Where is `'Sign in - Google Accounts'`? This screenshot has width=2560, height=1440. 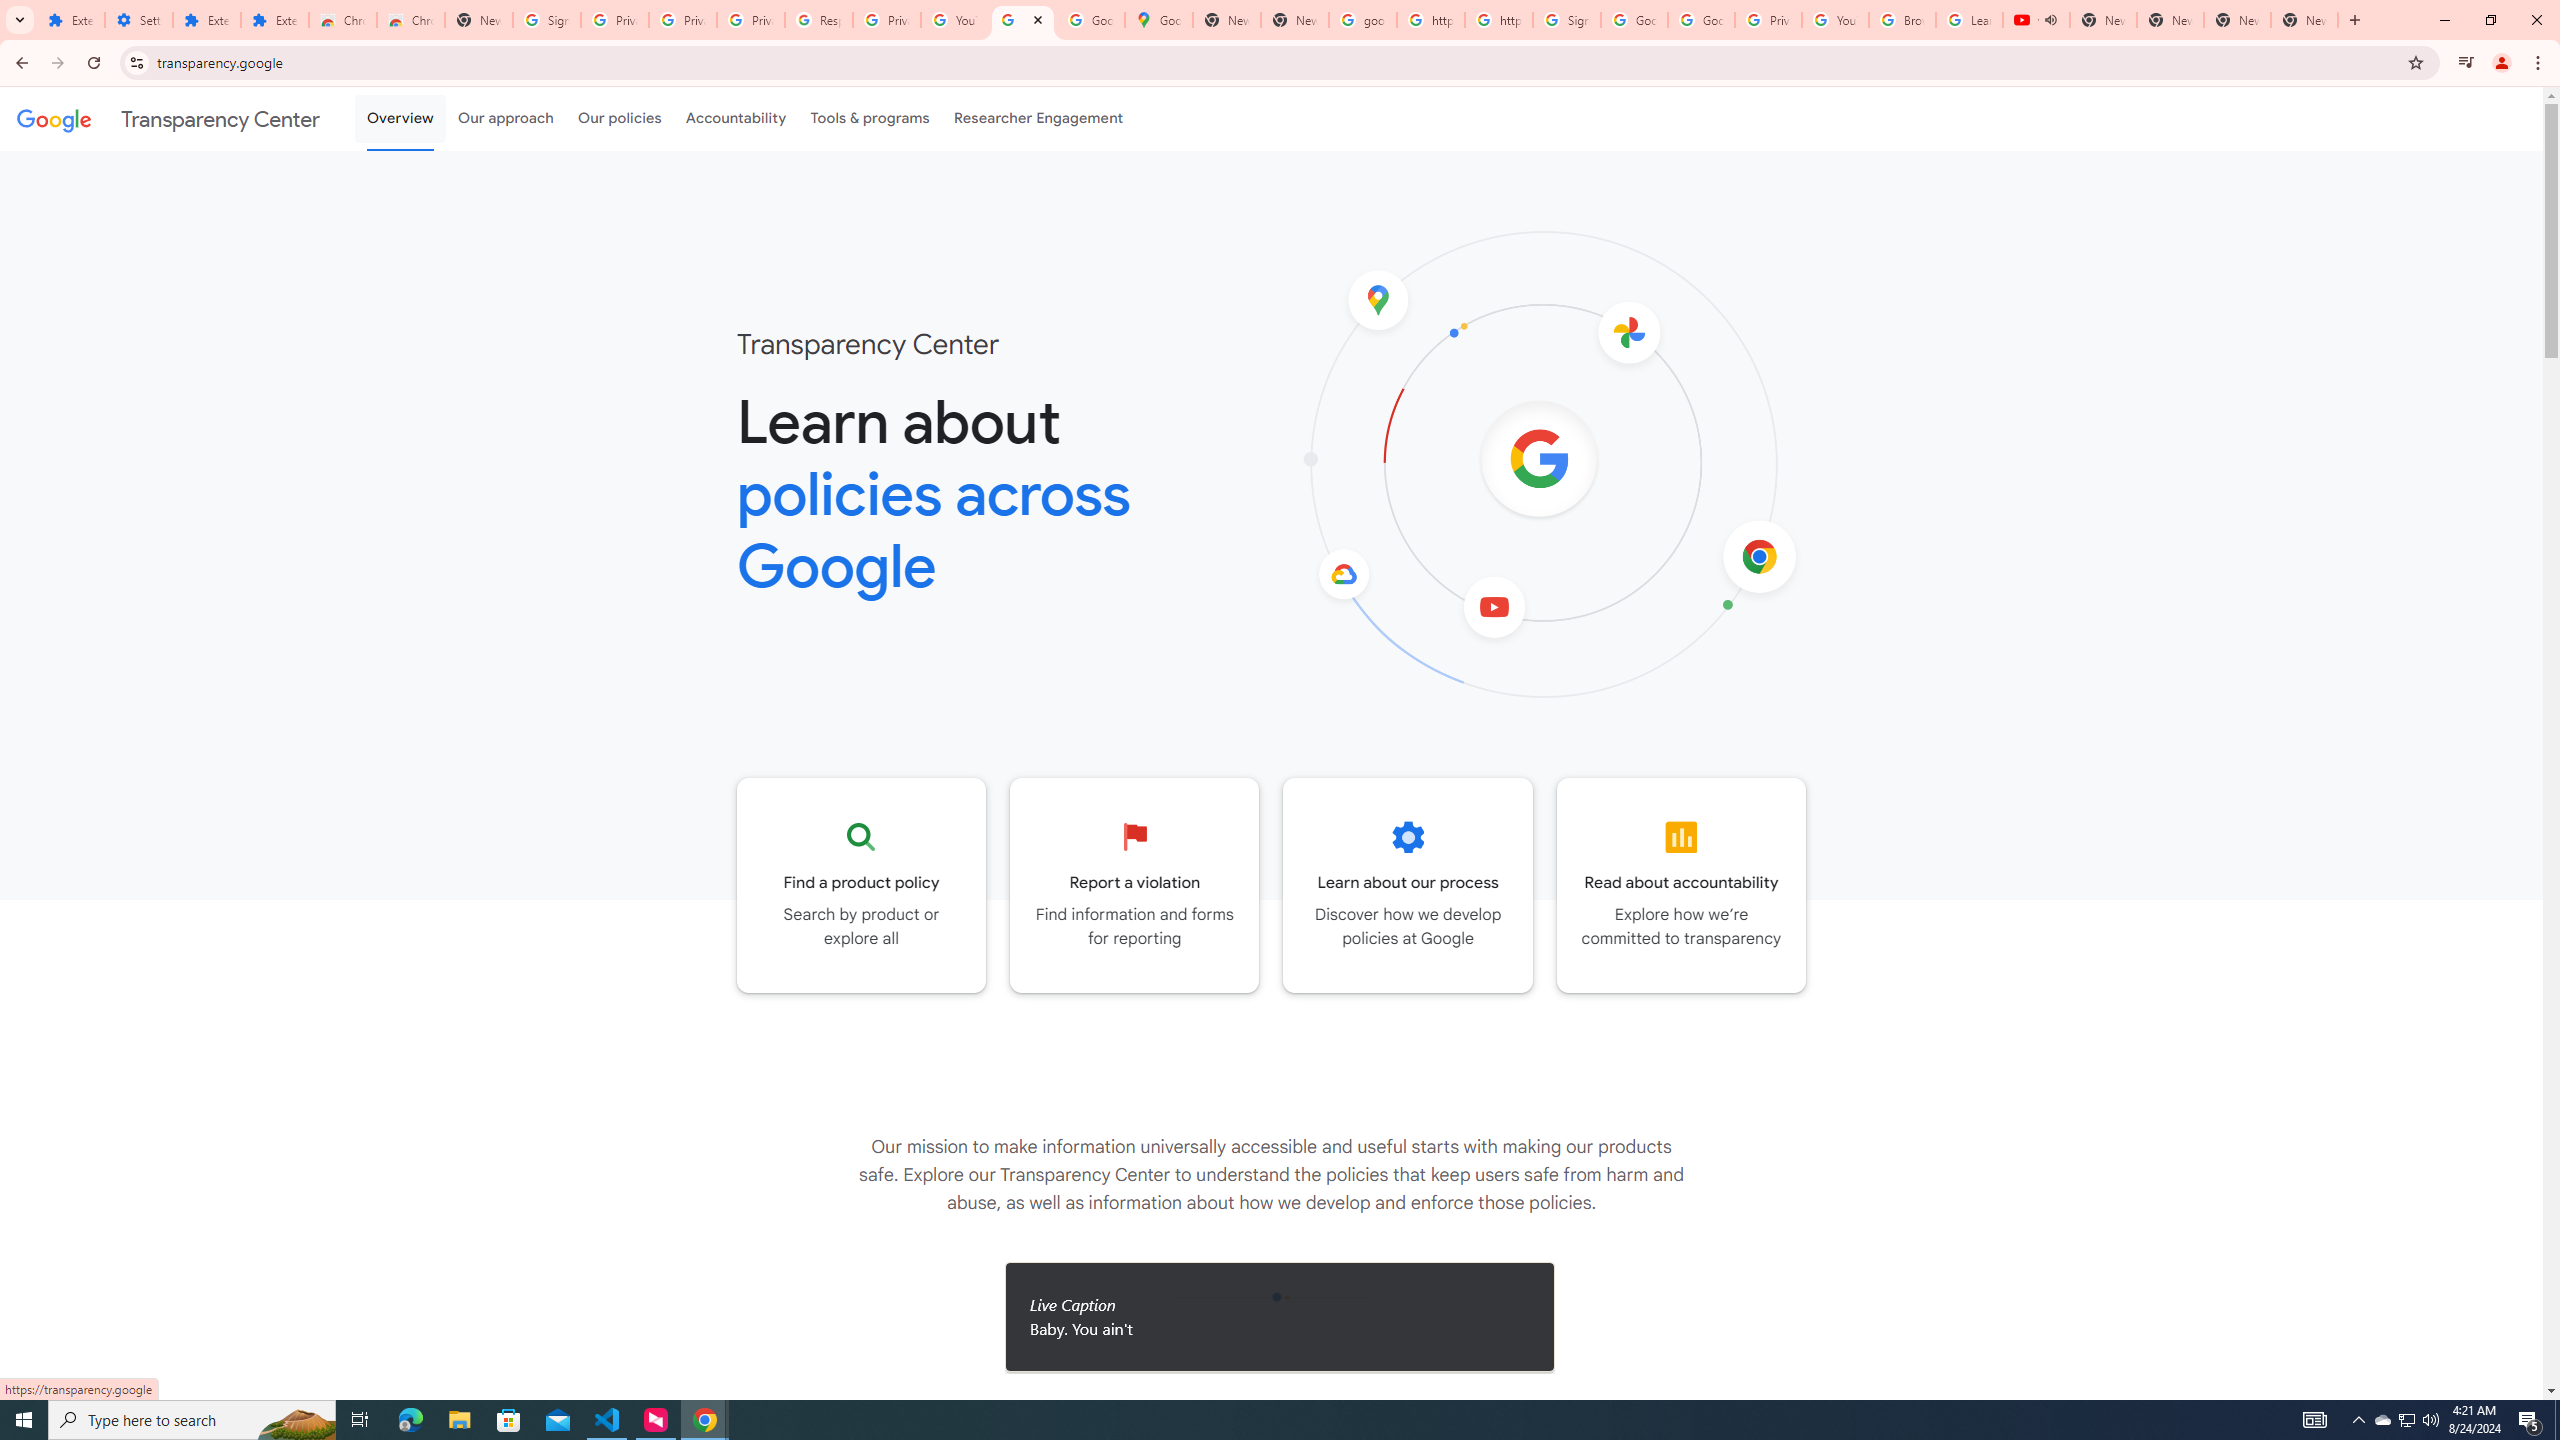
'Sign in - Google Accounts' is located at coordinates (1565, 19).